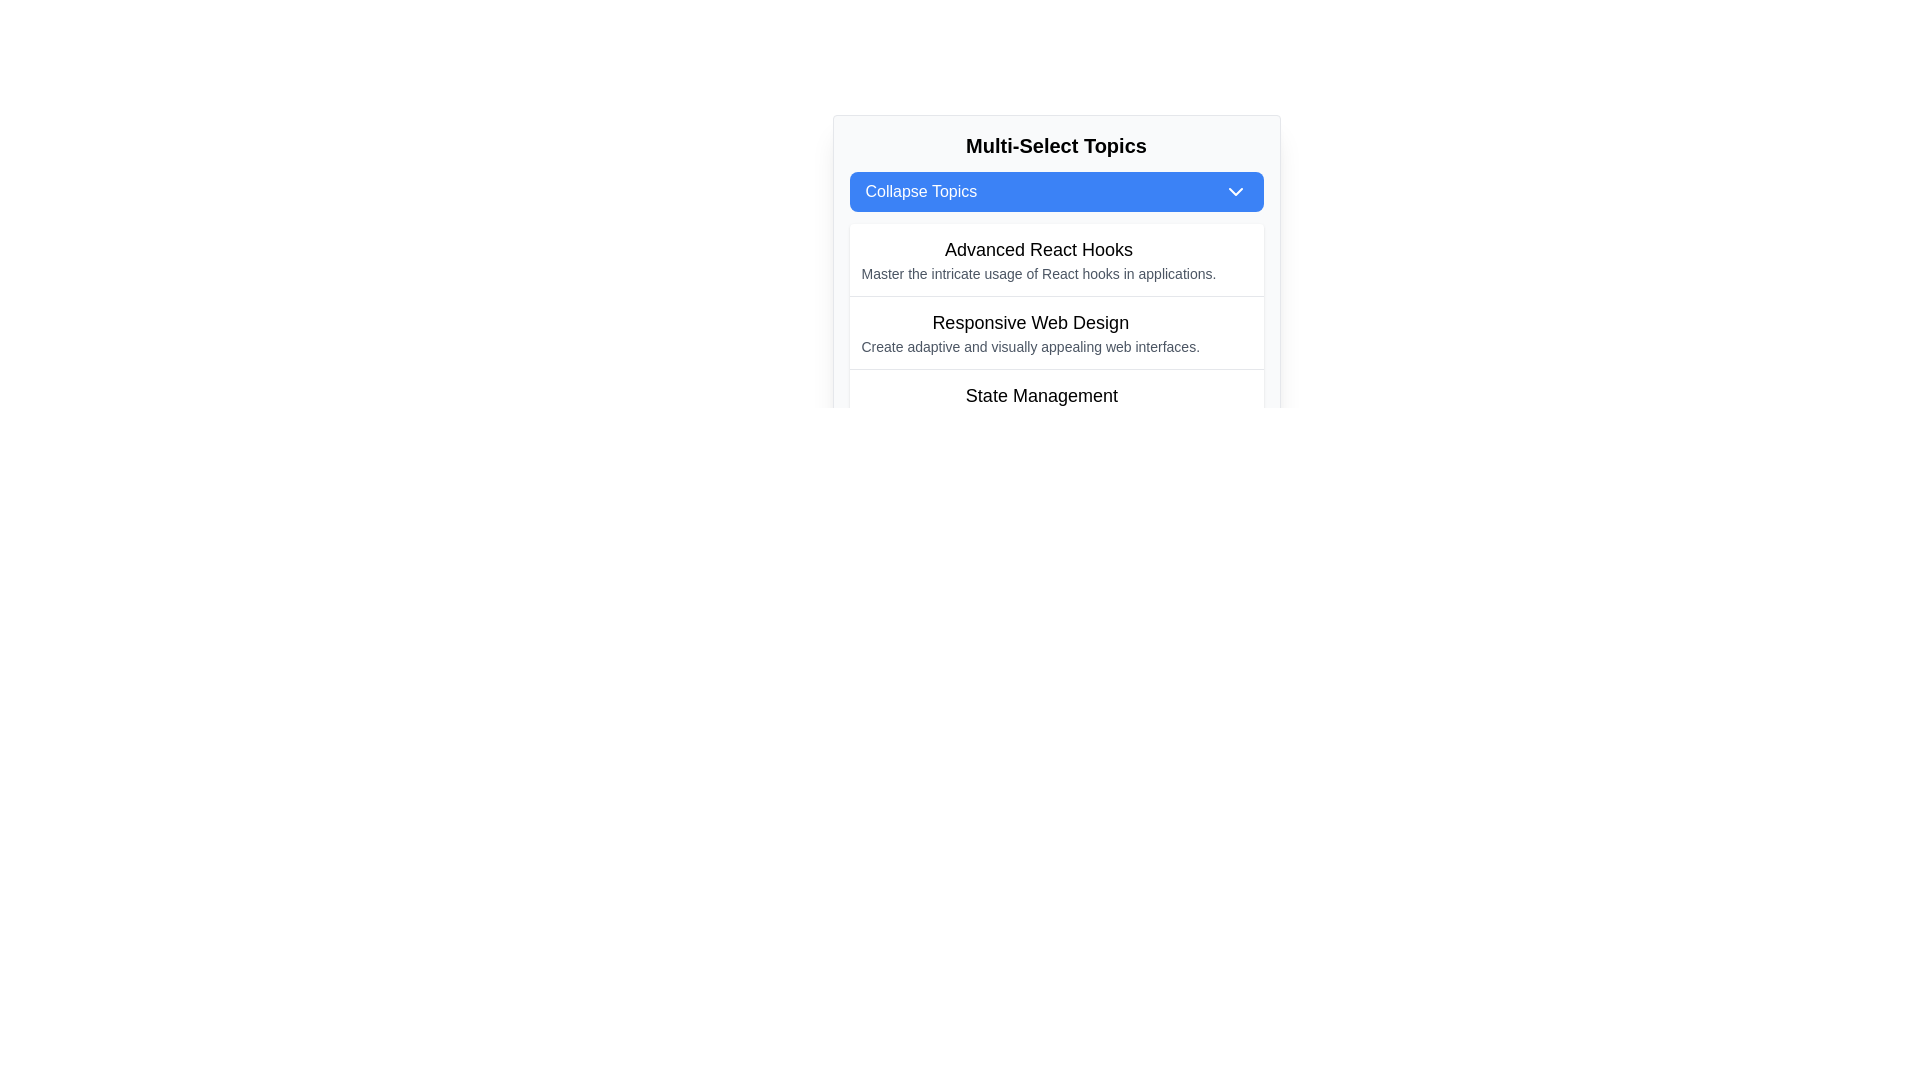 The width and height of the screenshot is (1920, 1080). What do you see at coordinates (1040, 405) in the screenshot?
I see `the 'State Management' textual content section within the card component` at bounding box center [1040, 405].